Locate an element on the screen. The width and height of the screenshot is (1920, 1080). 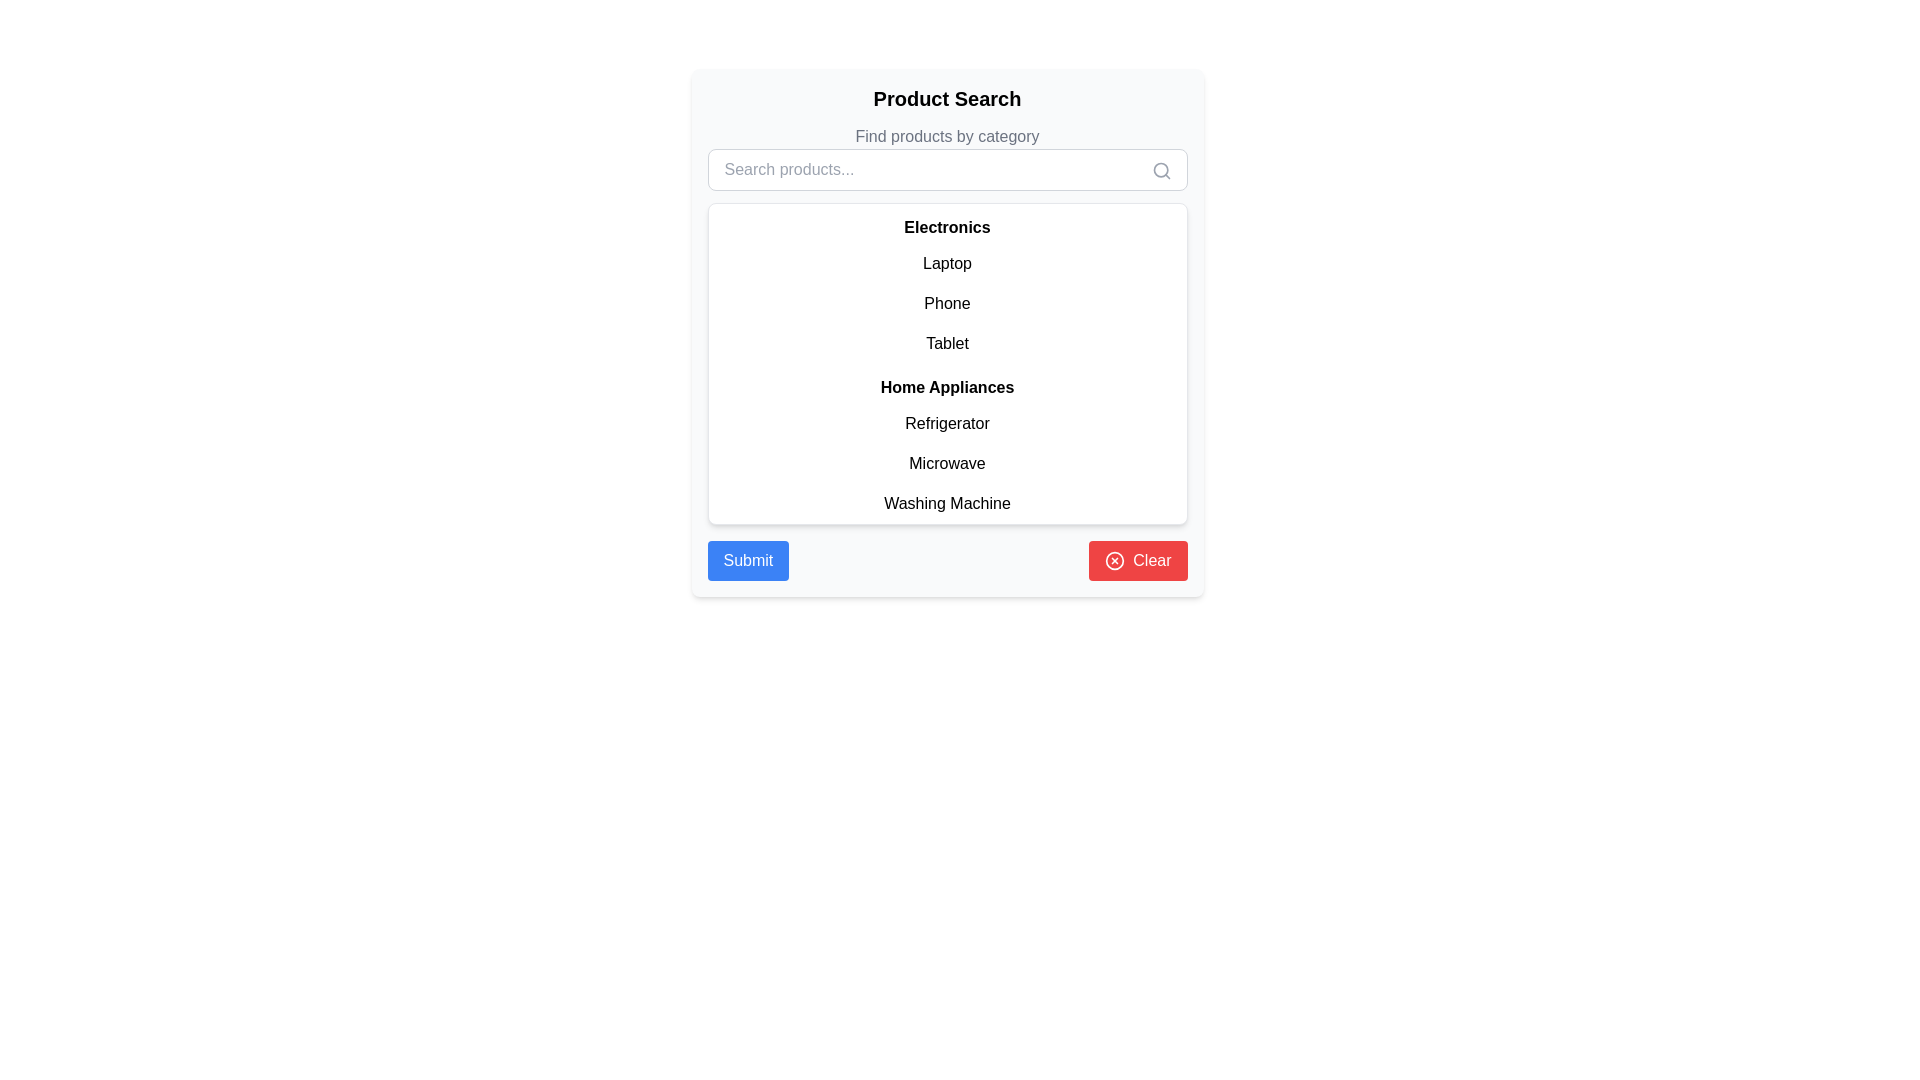
the title and subtitle Text Block located at the top center of the product search interface, which provides context for the displayed content is located at coordinates (946, 116).